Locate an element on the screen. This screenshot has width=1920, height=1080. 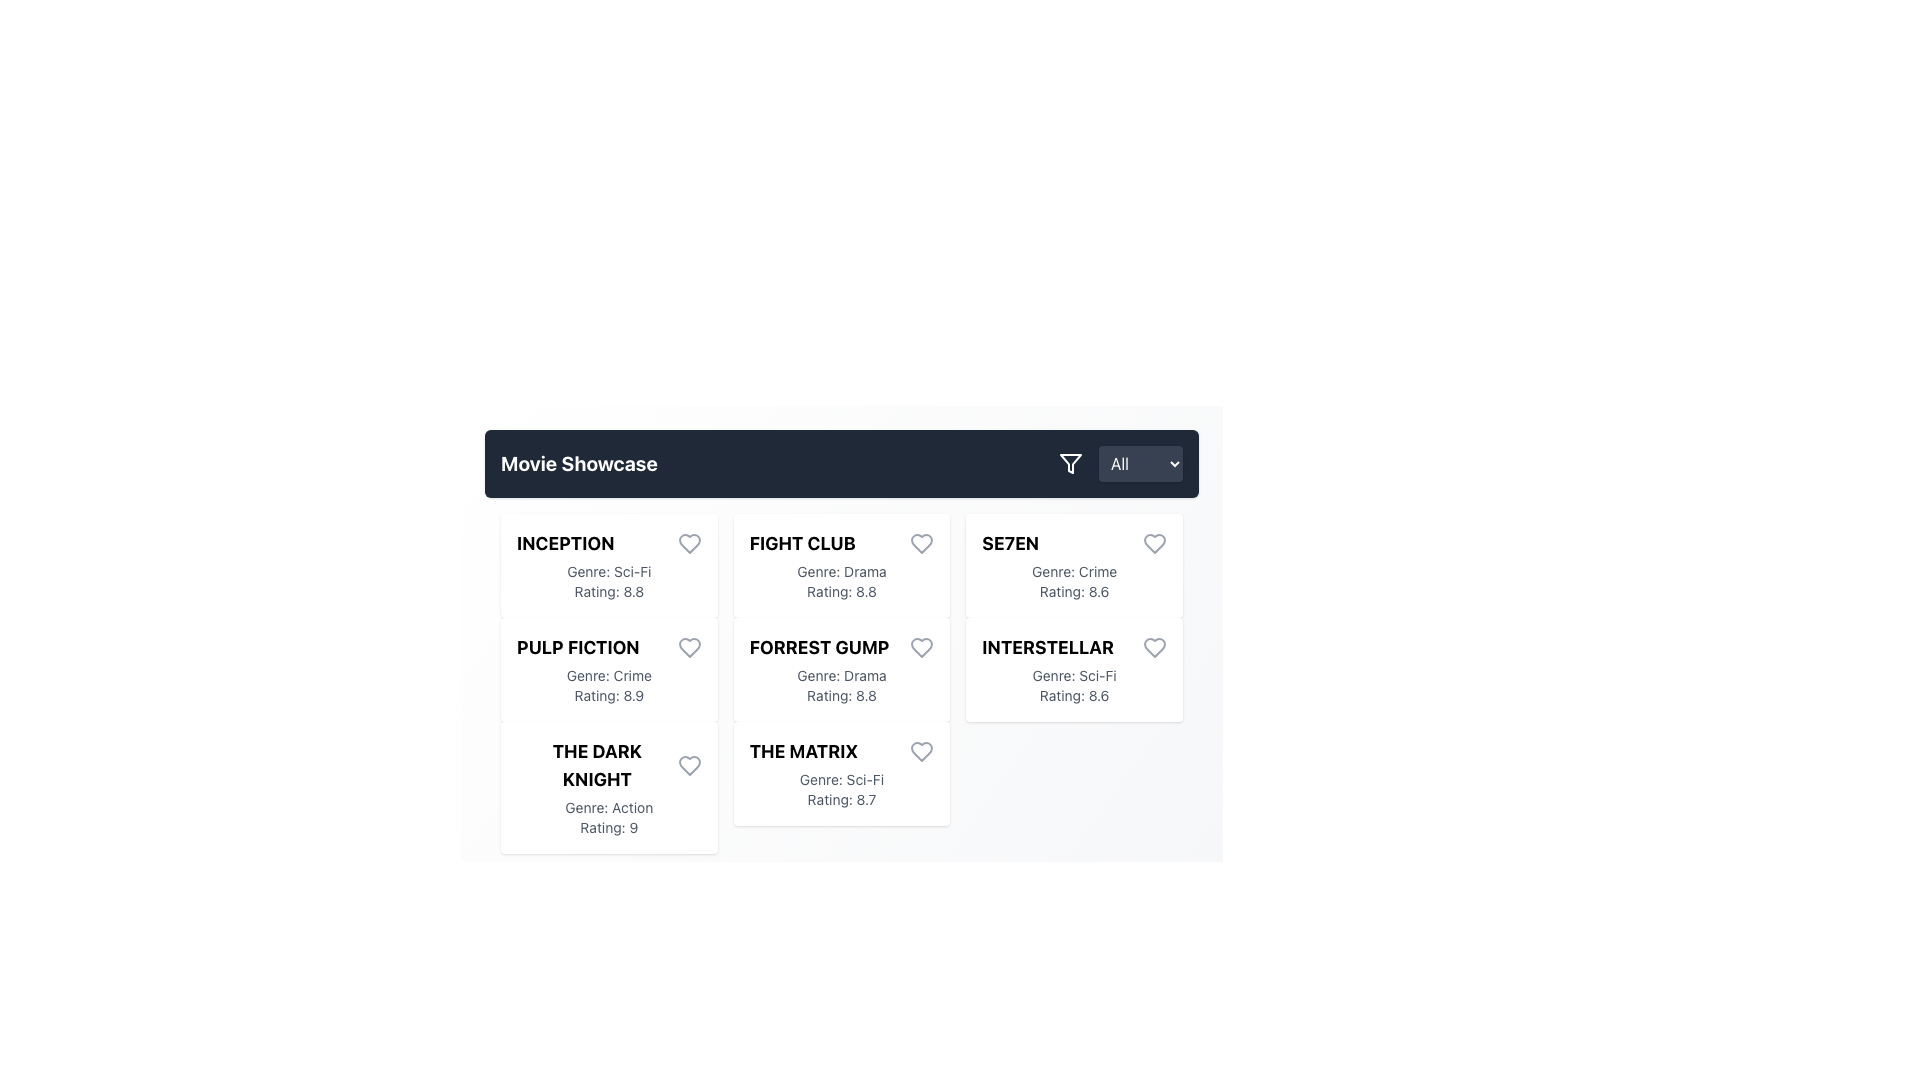
the bold uppercase text label displaying the movie name 'The Matrix' is located at coordinates (803, 752).